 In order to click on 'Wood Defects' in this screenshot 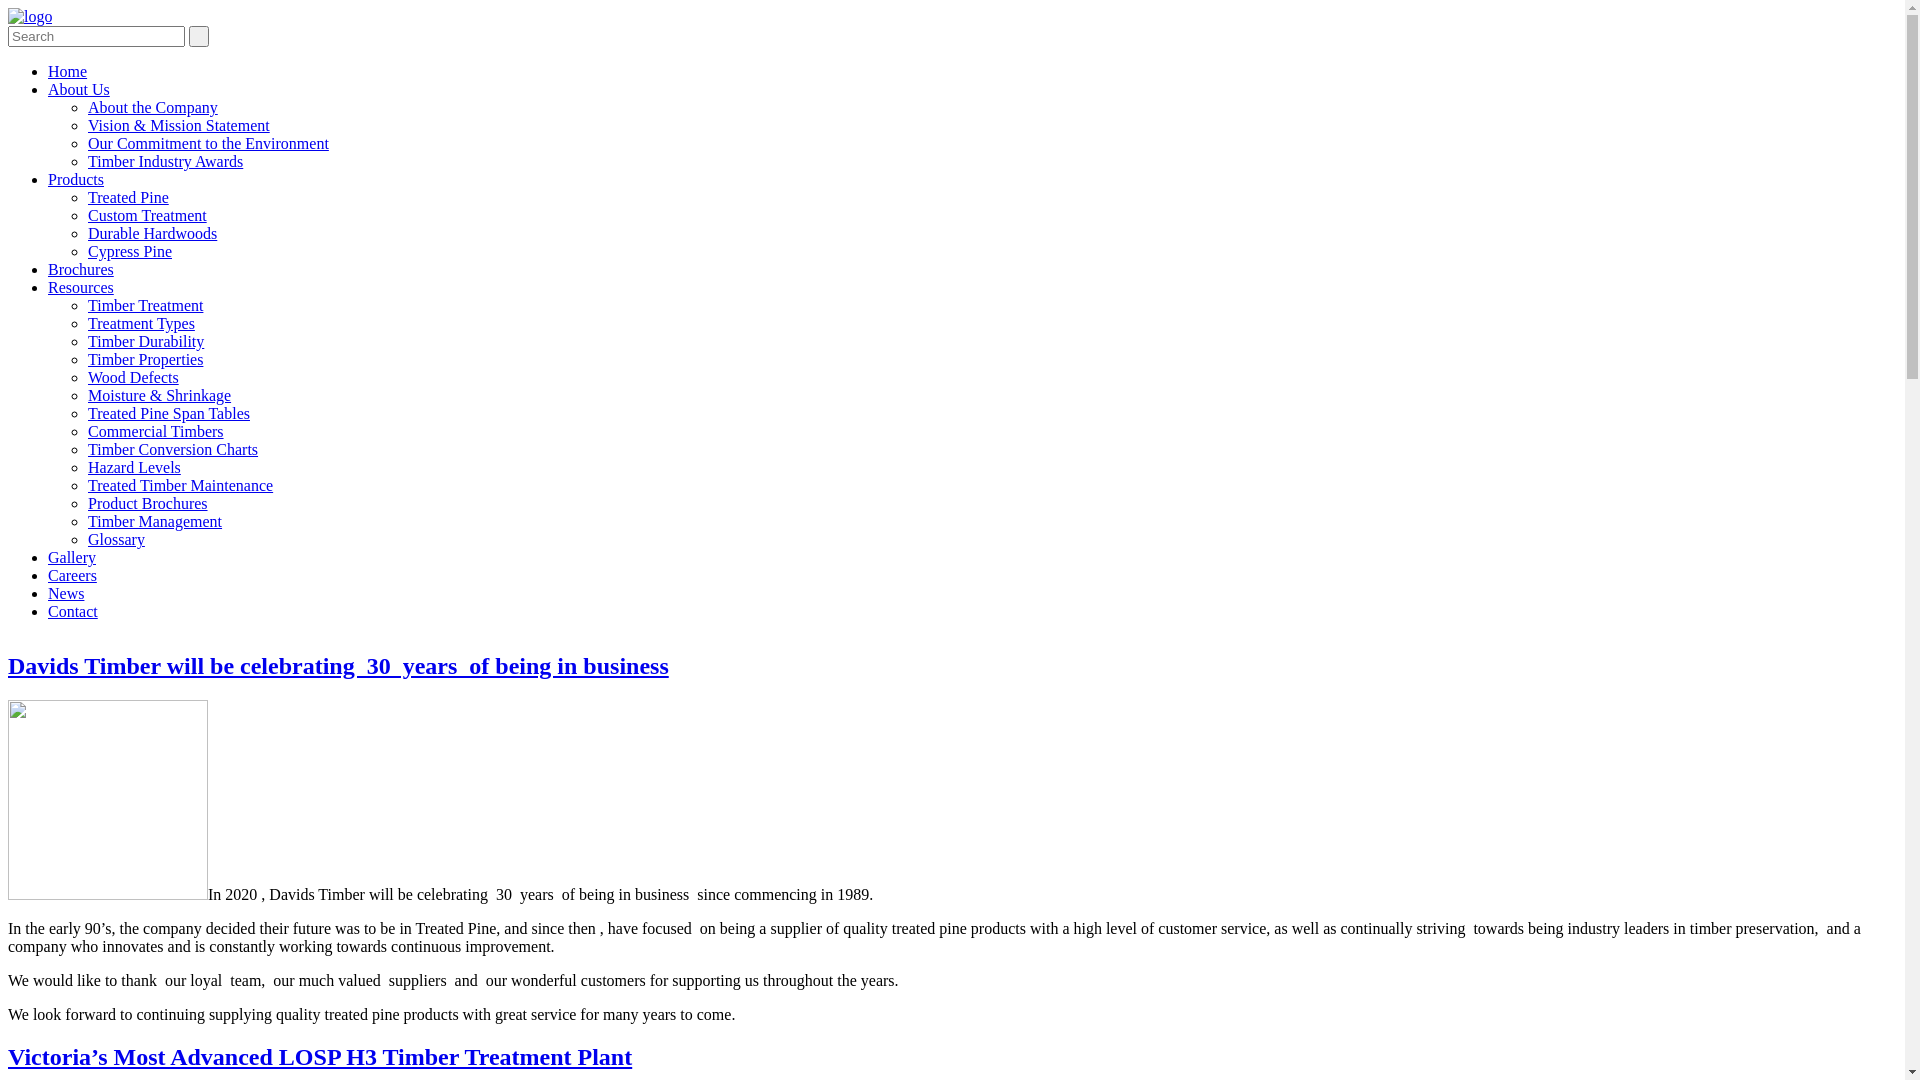, I will do `click(132, 377)`.